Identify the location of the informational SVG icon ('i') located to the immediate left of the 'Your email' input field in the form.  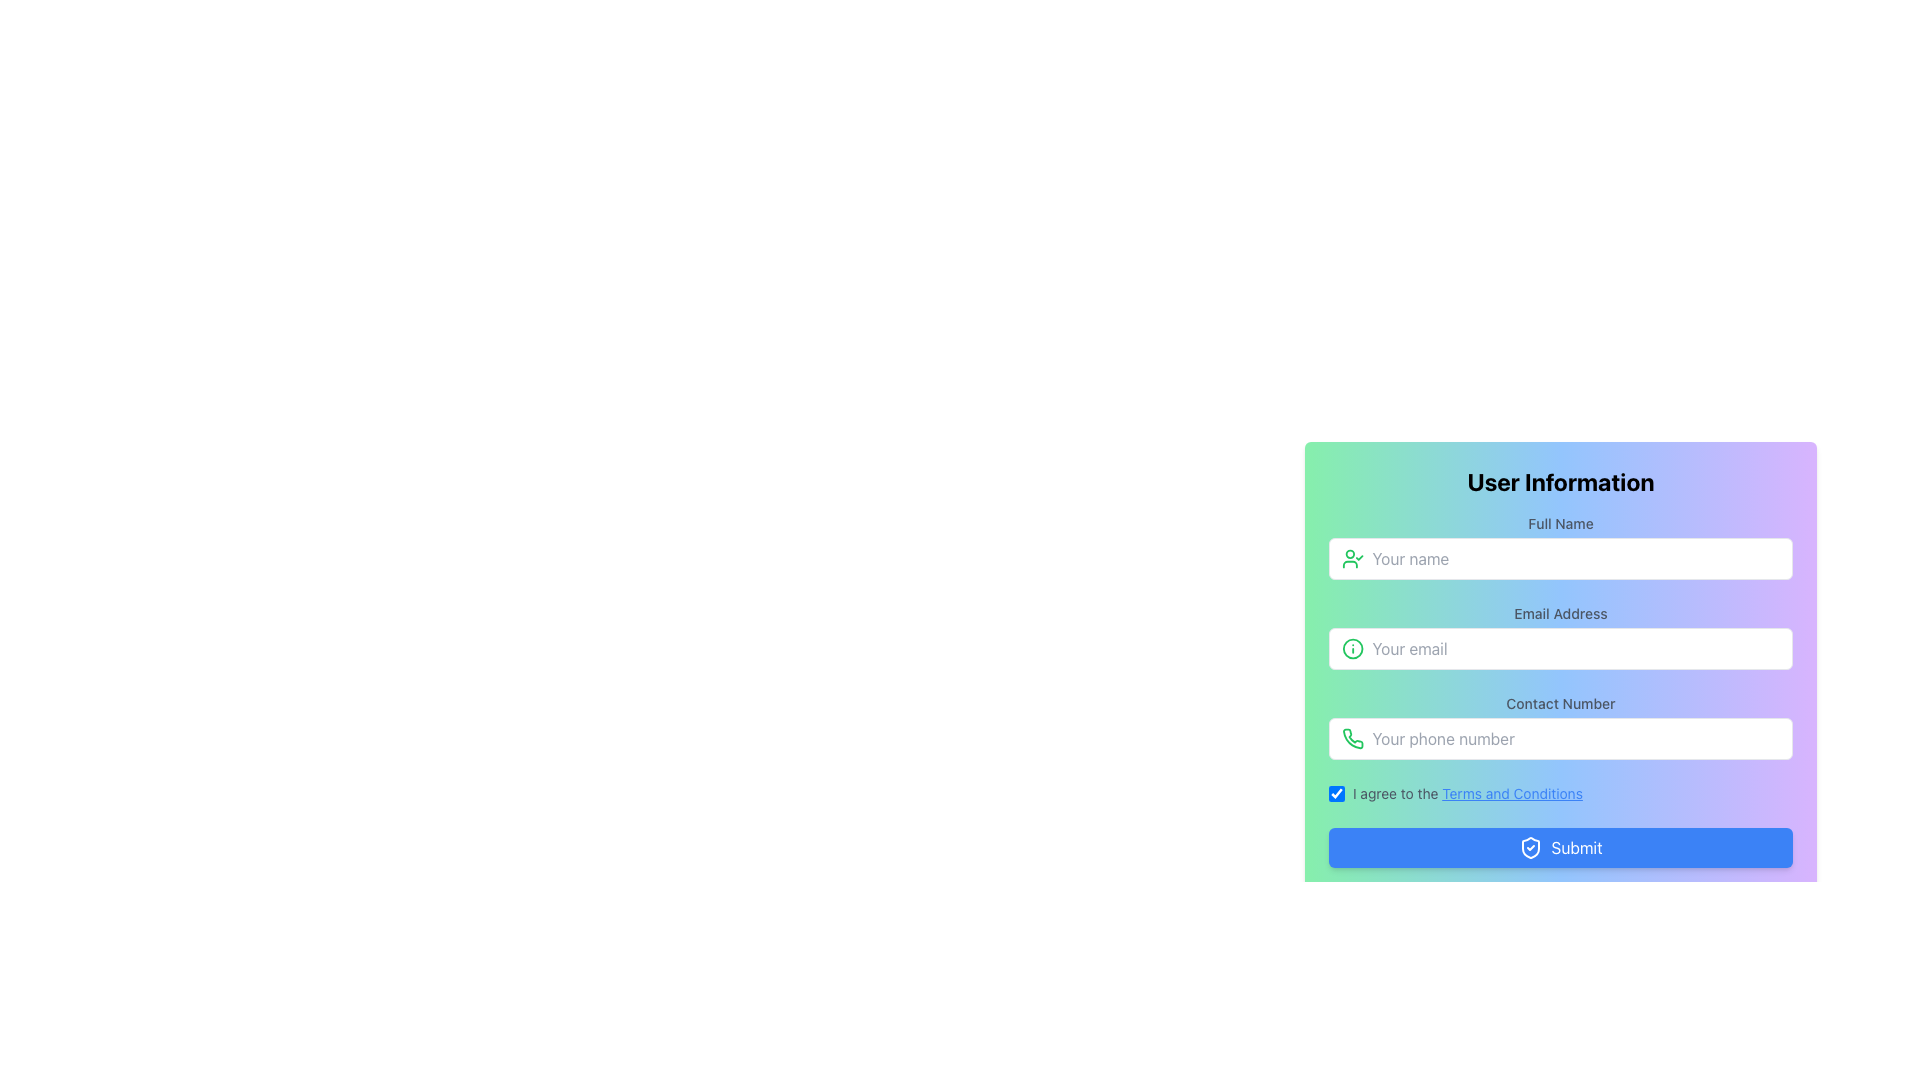
(1353, 648).